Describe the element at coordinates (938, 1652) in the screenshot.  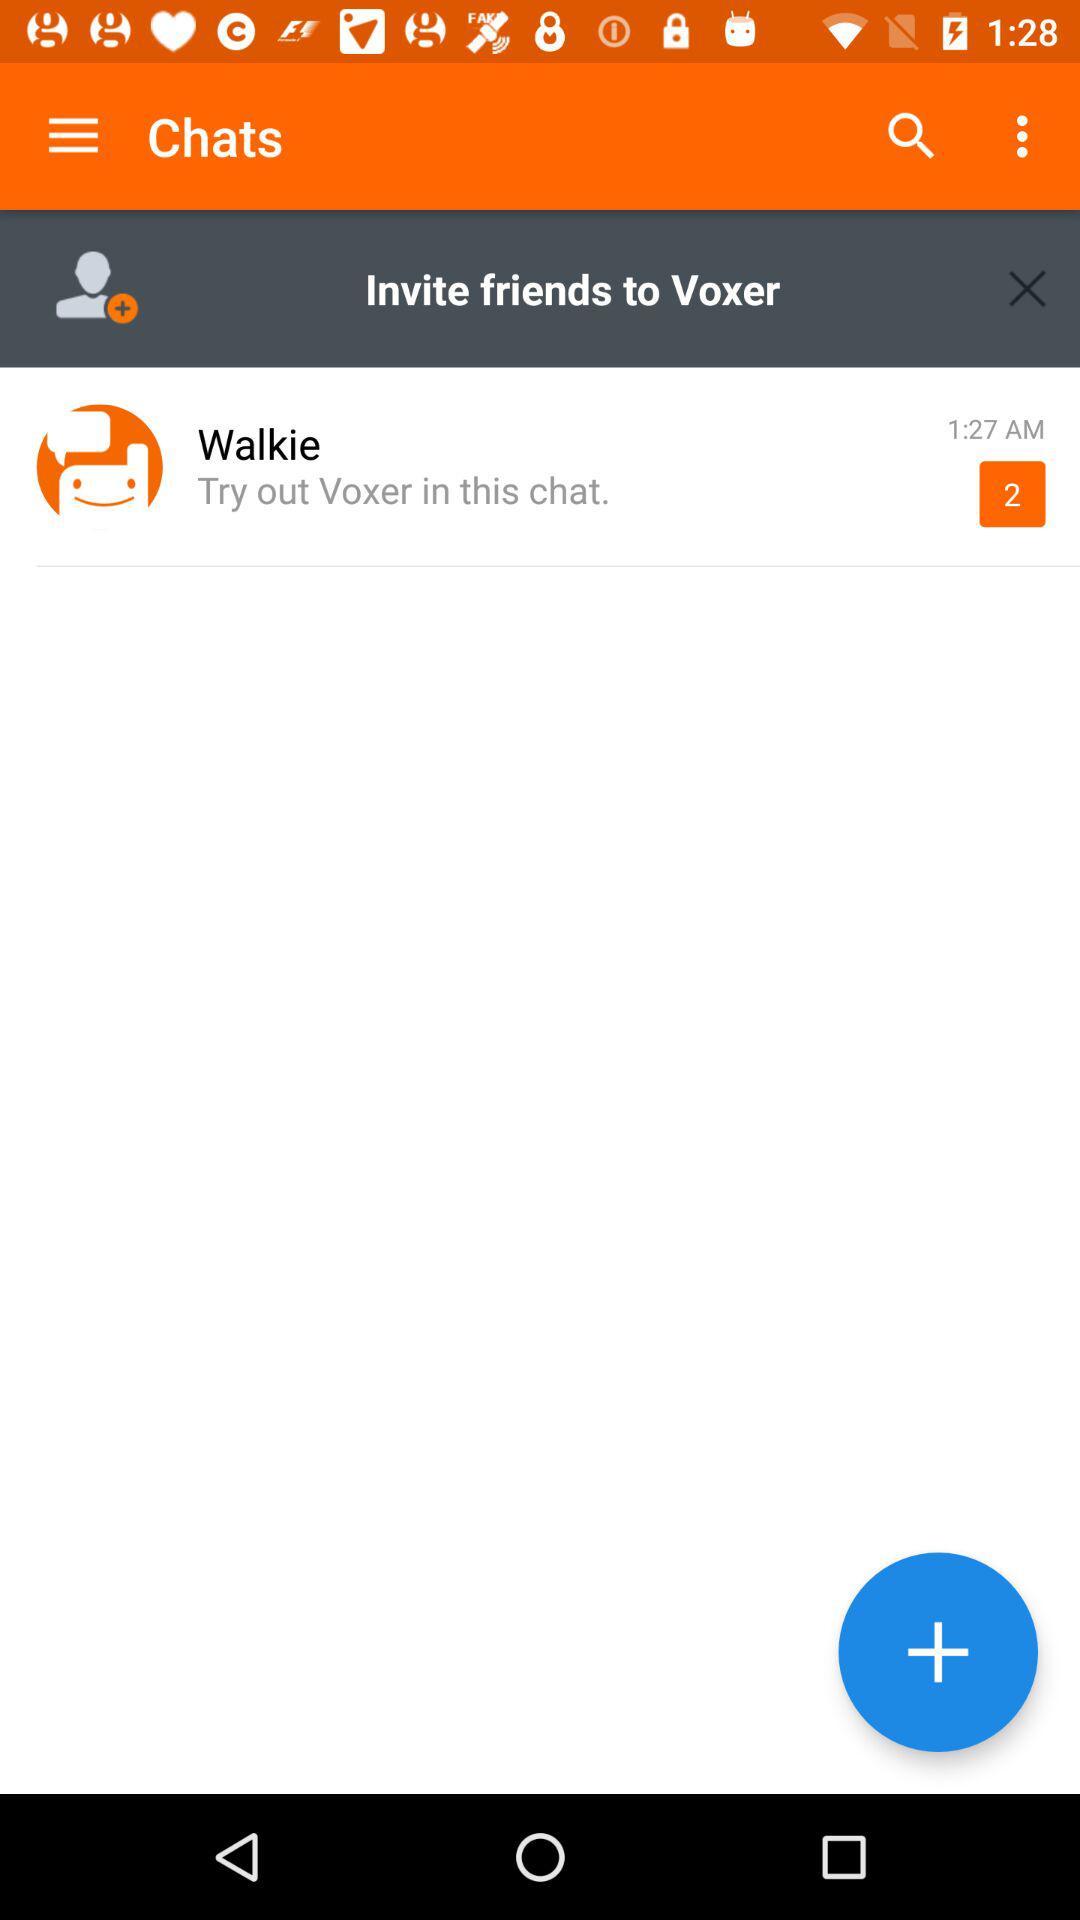
I see `the add icon` at that location.